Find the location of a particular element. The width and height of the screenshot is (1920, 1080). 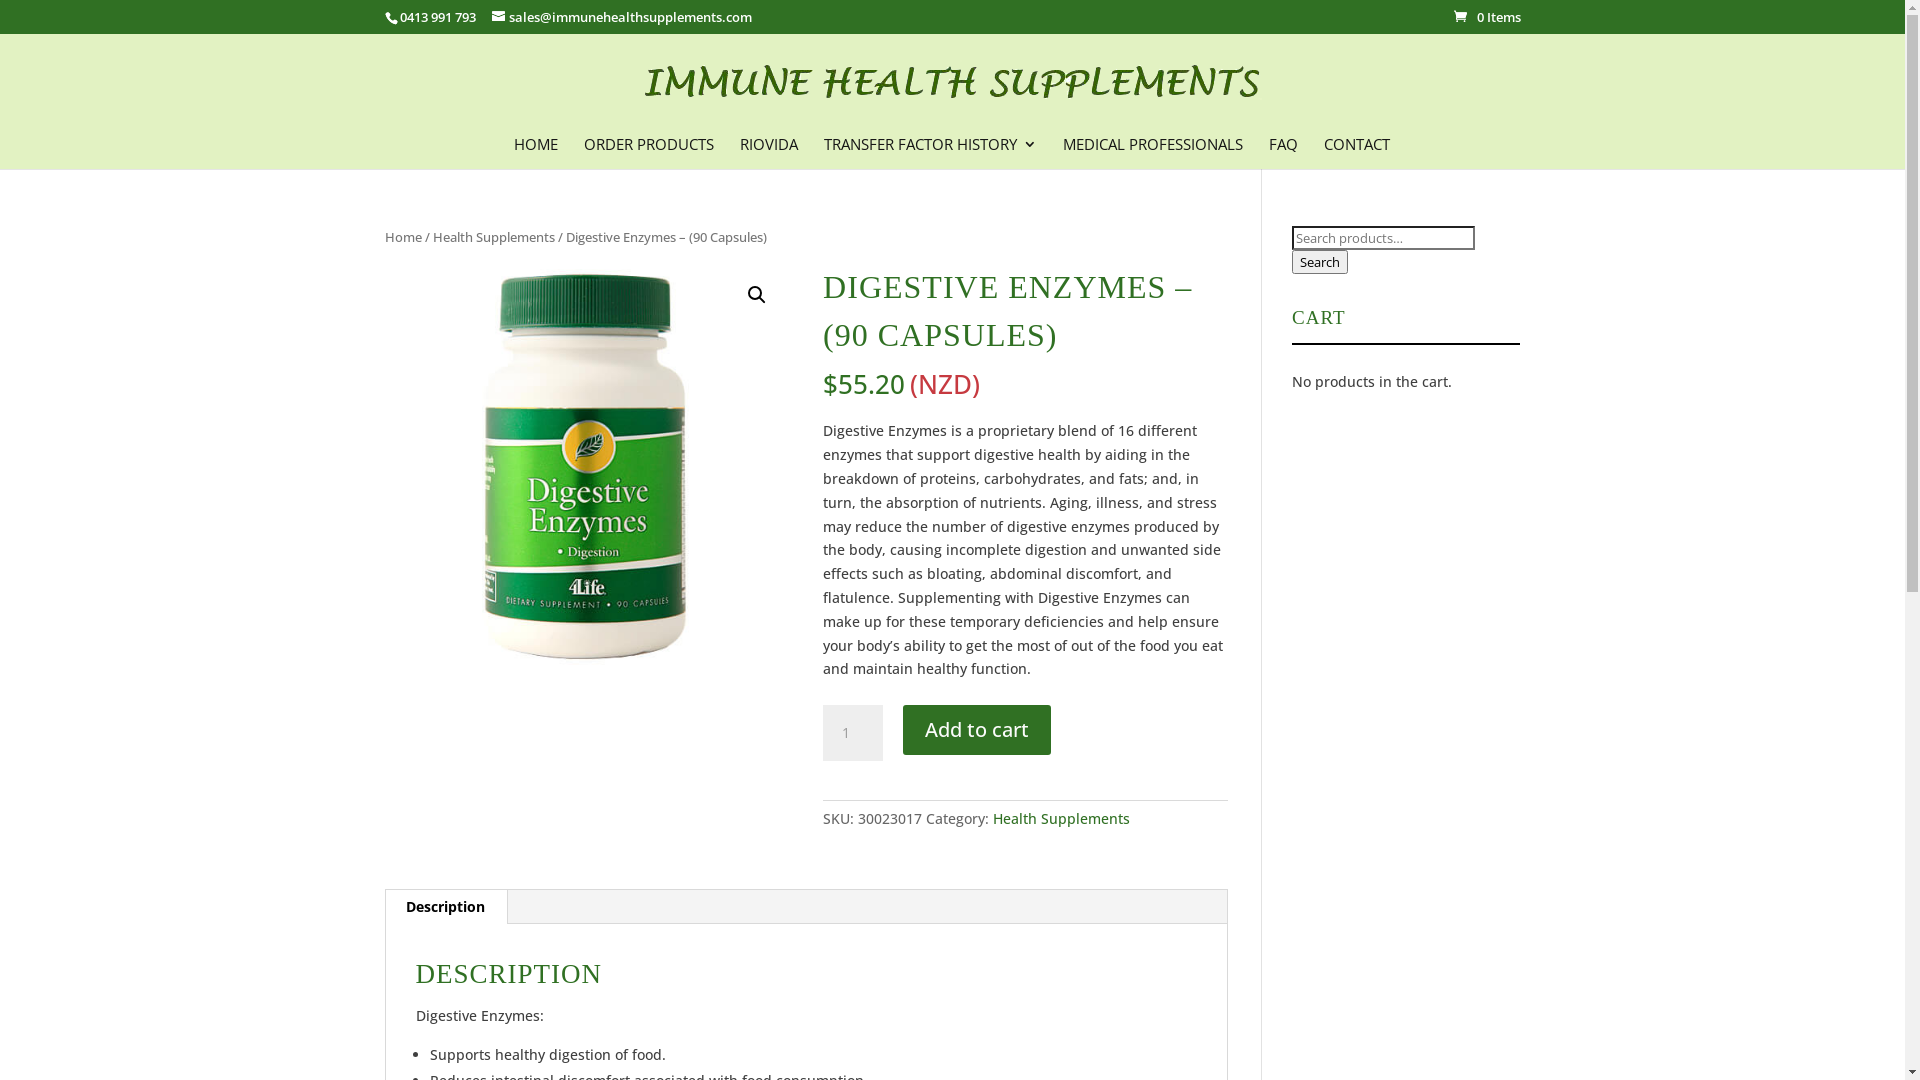

'HOME' is located at coordinates (536, 150).